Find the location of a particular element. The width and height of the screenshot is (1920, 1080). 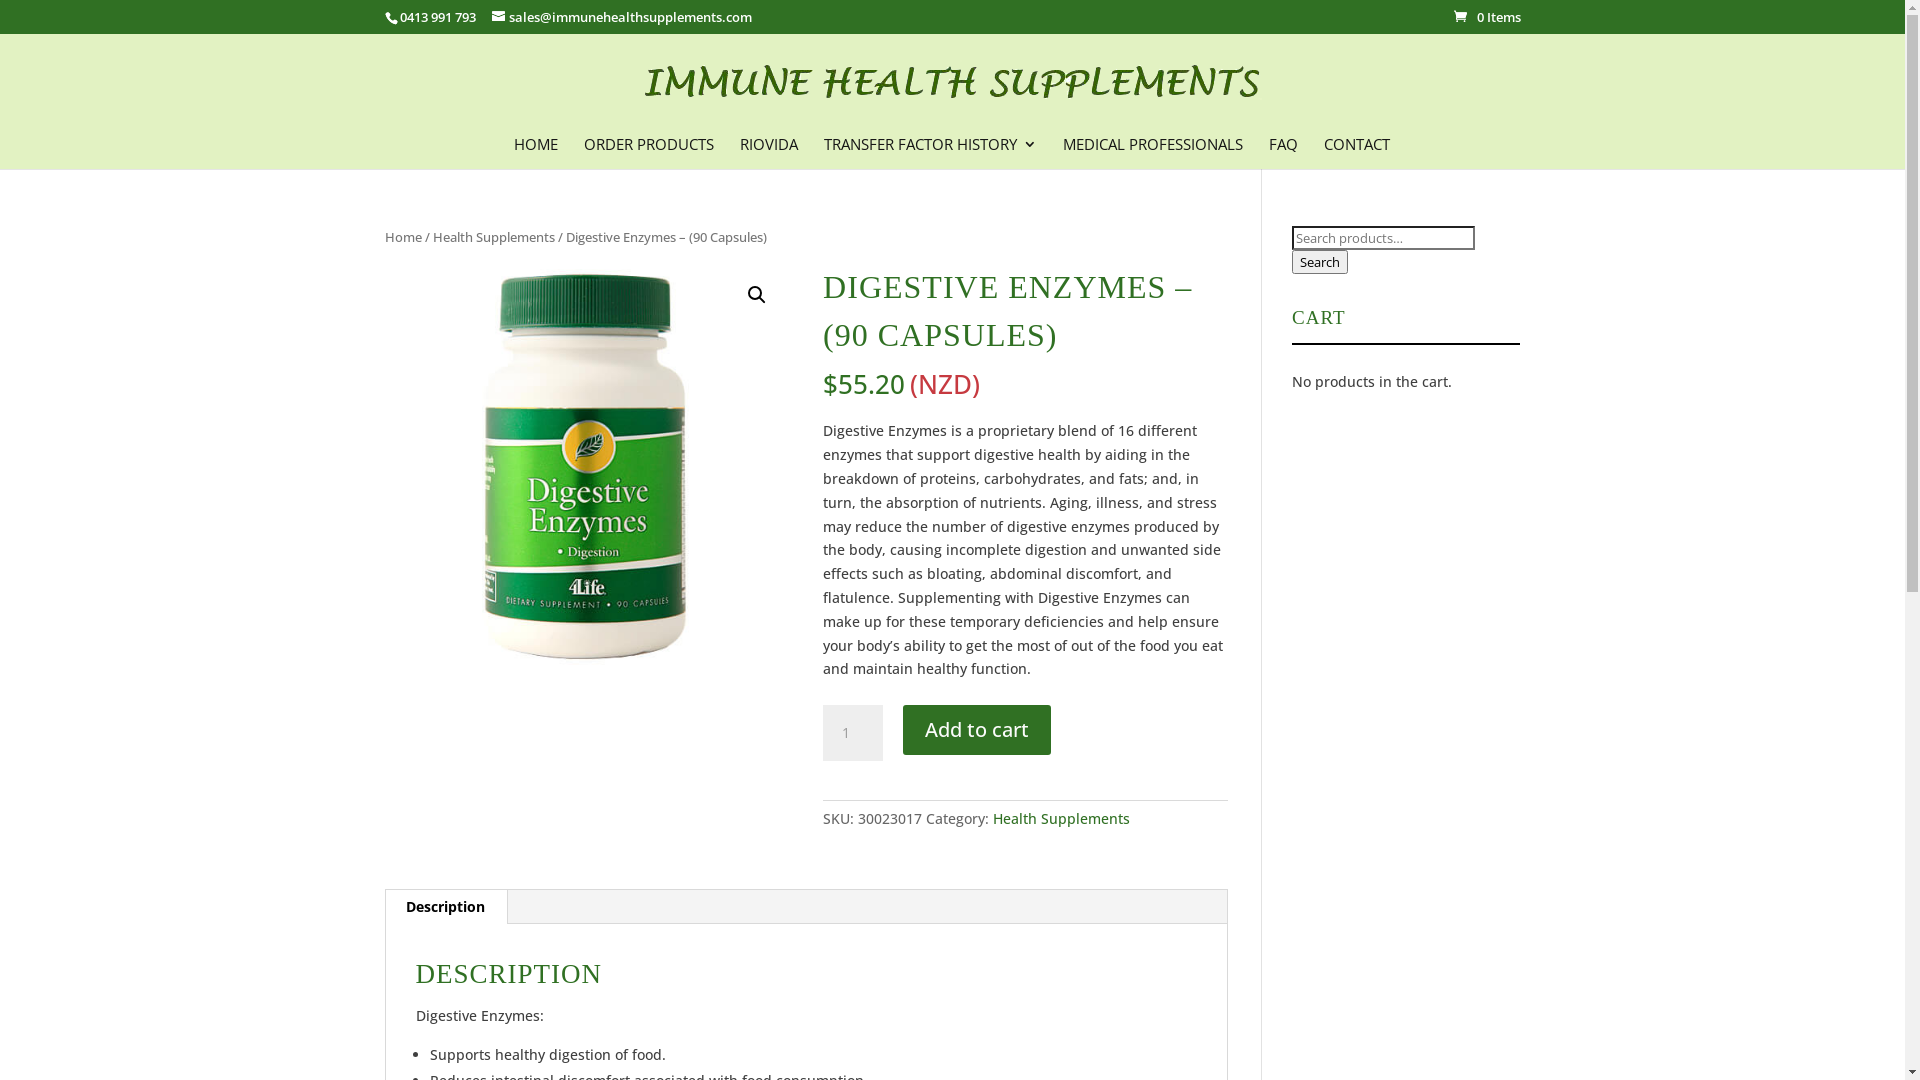

'HOME' is located at coordinates (536, 150).